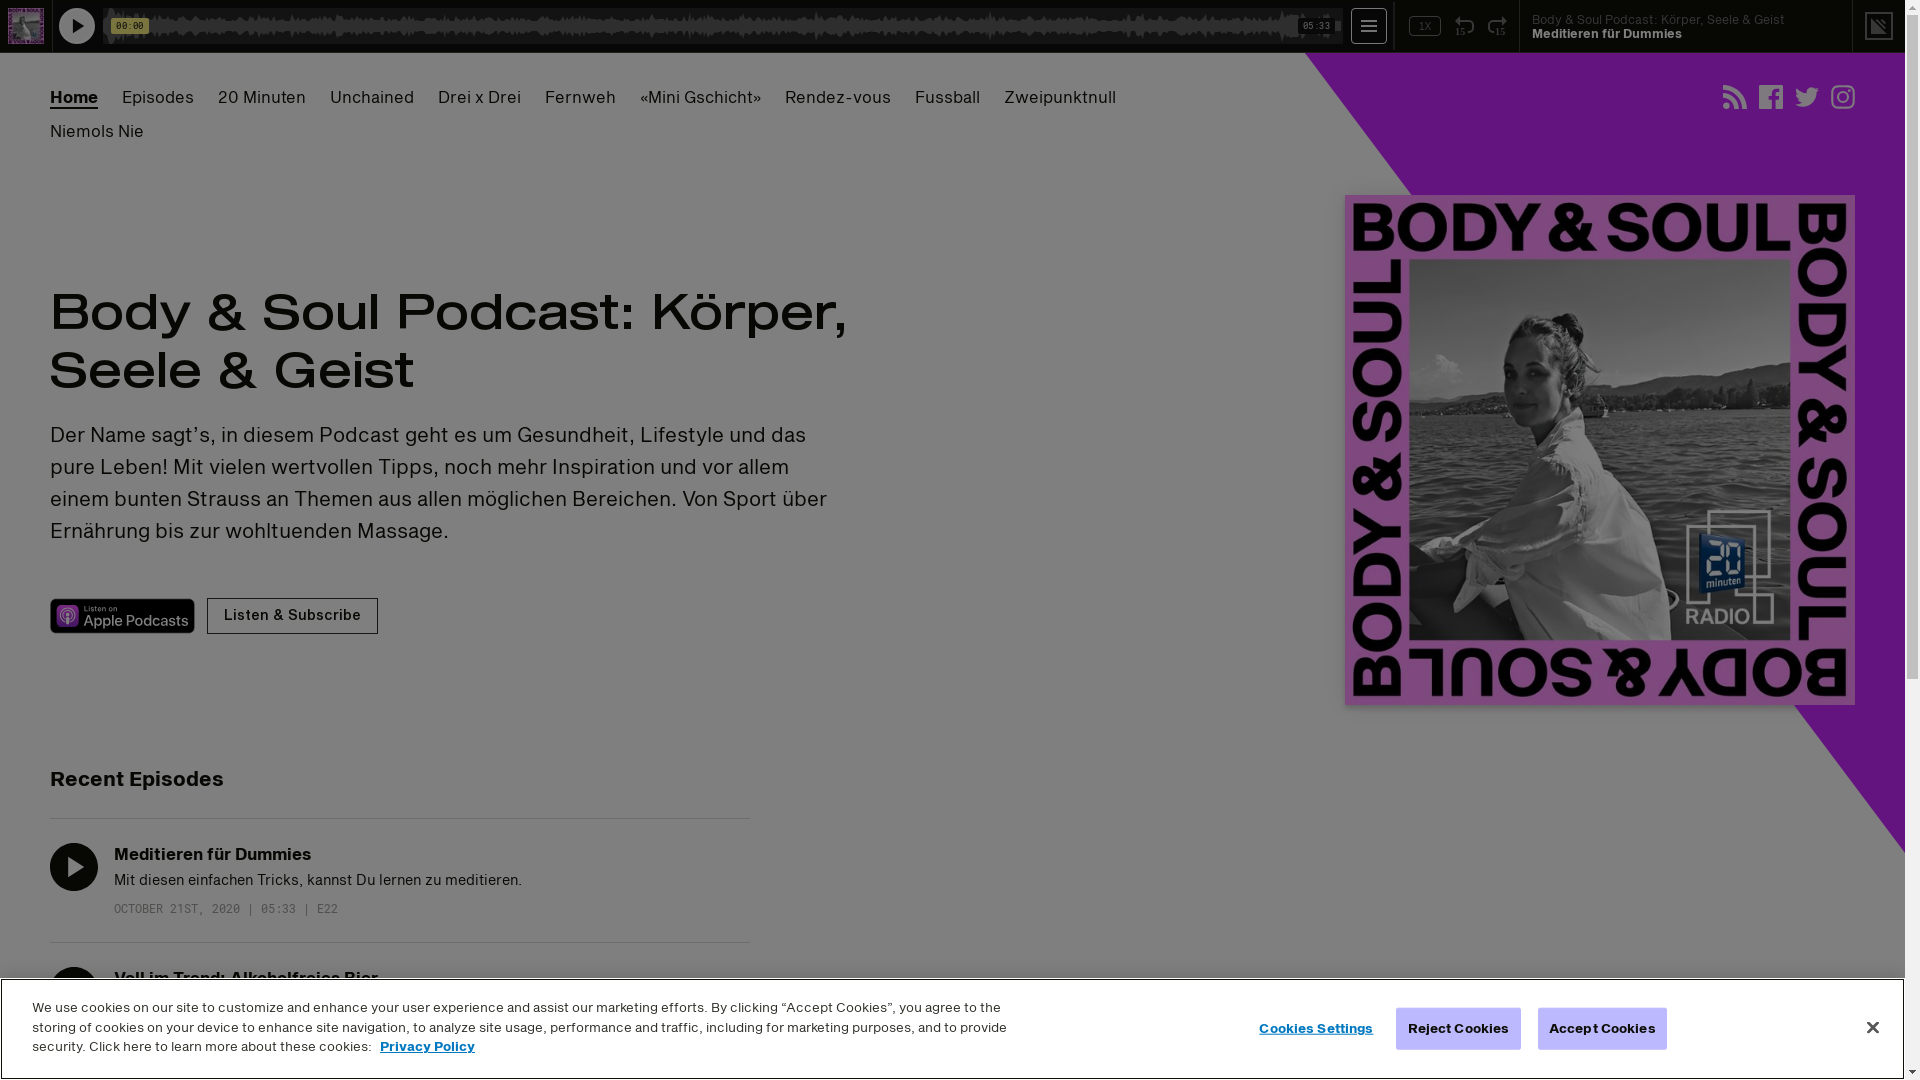  I want to click on '1X', so click(1424, 26).